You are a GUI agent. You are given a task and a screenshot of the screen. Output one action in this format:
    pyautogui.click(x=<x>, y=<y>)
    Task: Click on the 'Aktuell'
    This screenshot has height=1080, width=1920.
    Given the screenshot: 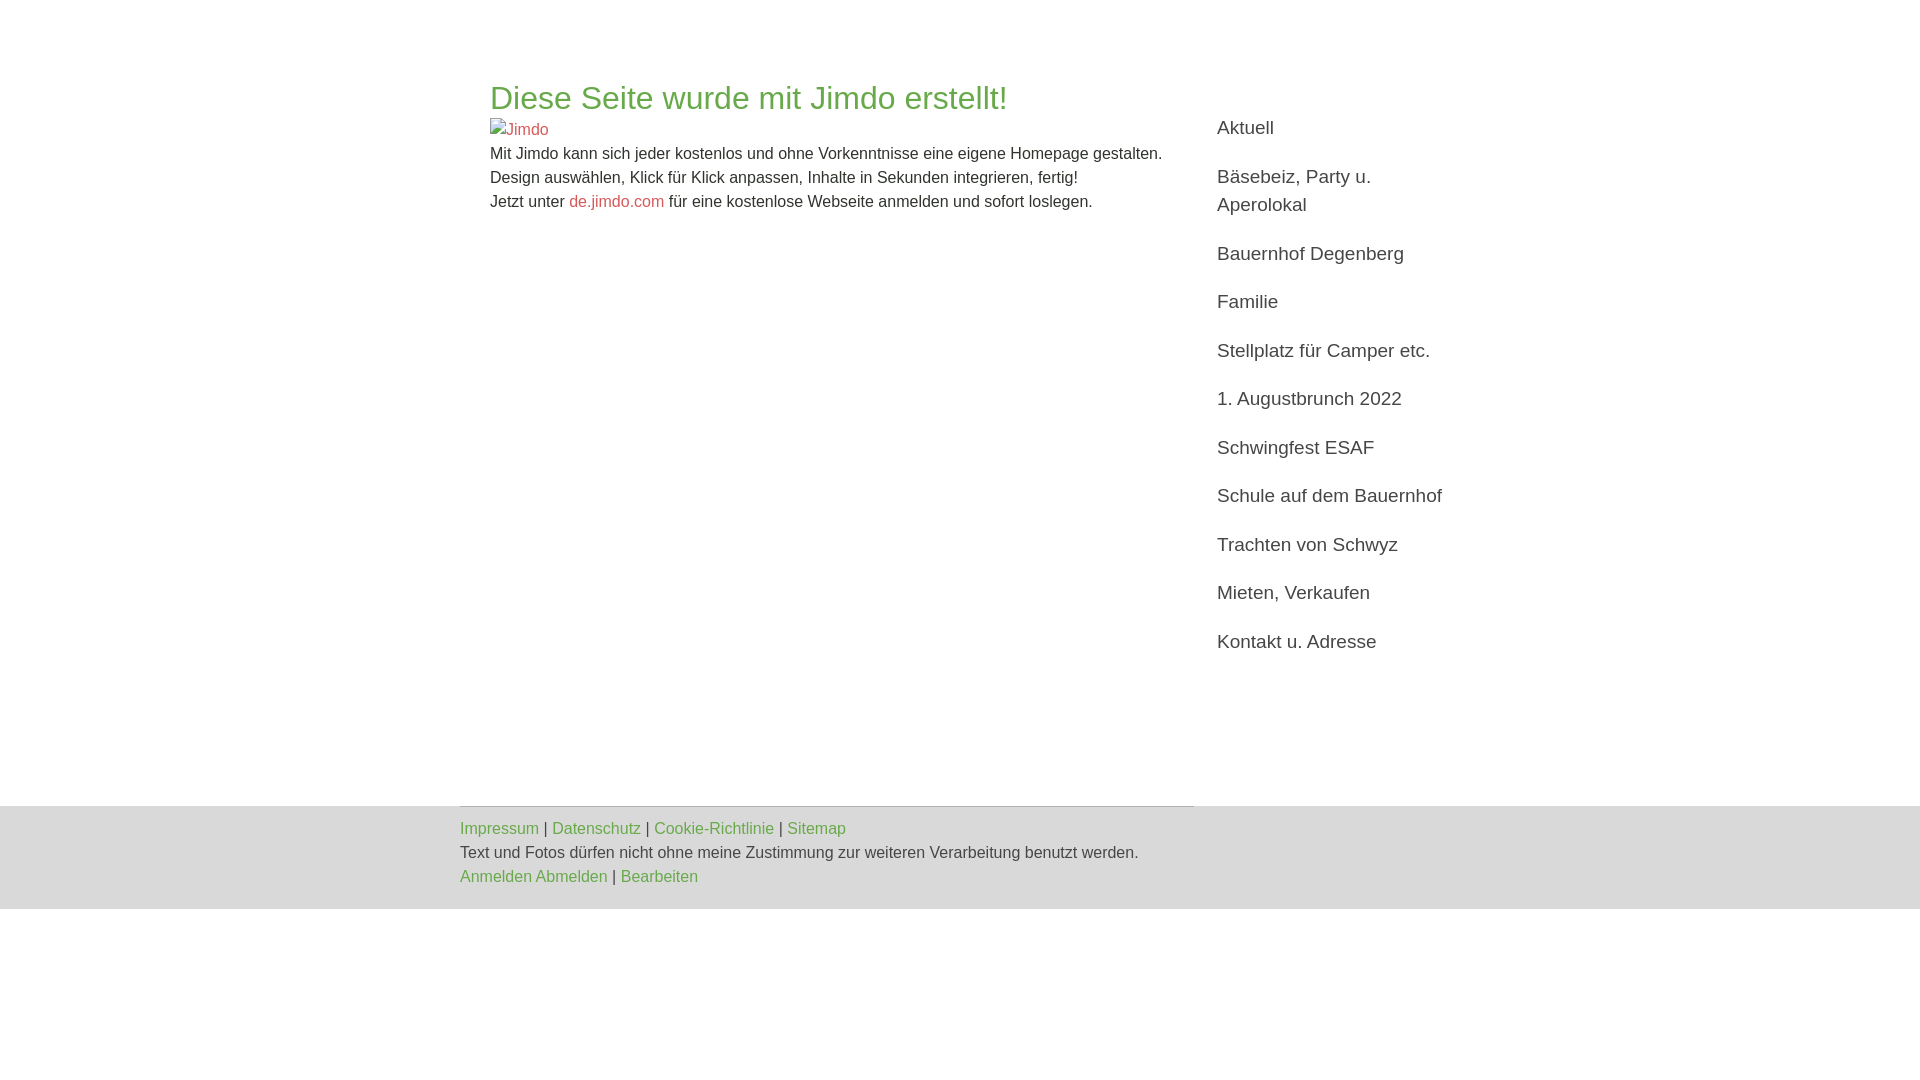 What is the action you would take?
    pyautogui.click(x=1329, y=128)
    